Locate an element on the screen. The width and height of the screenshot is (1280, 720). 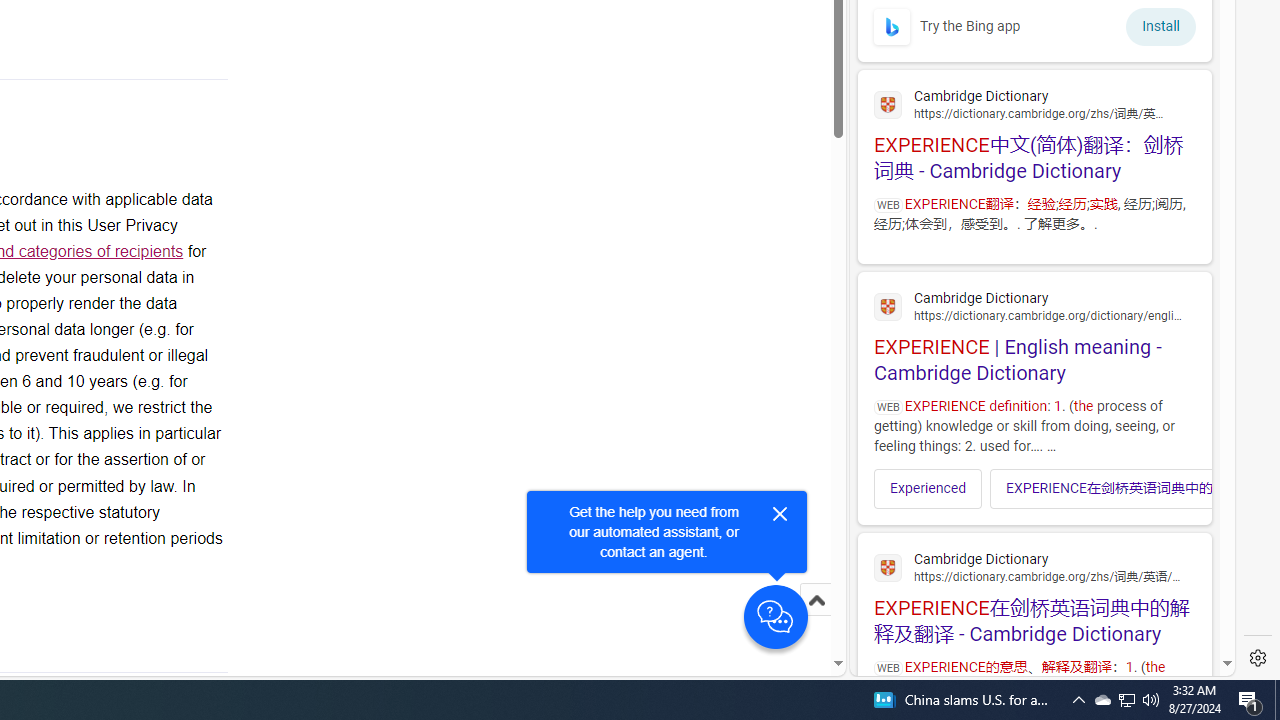
'Scroll to top' is located at coordinates (816, 598).